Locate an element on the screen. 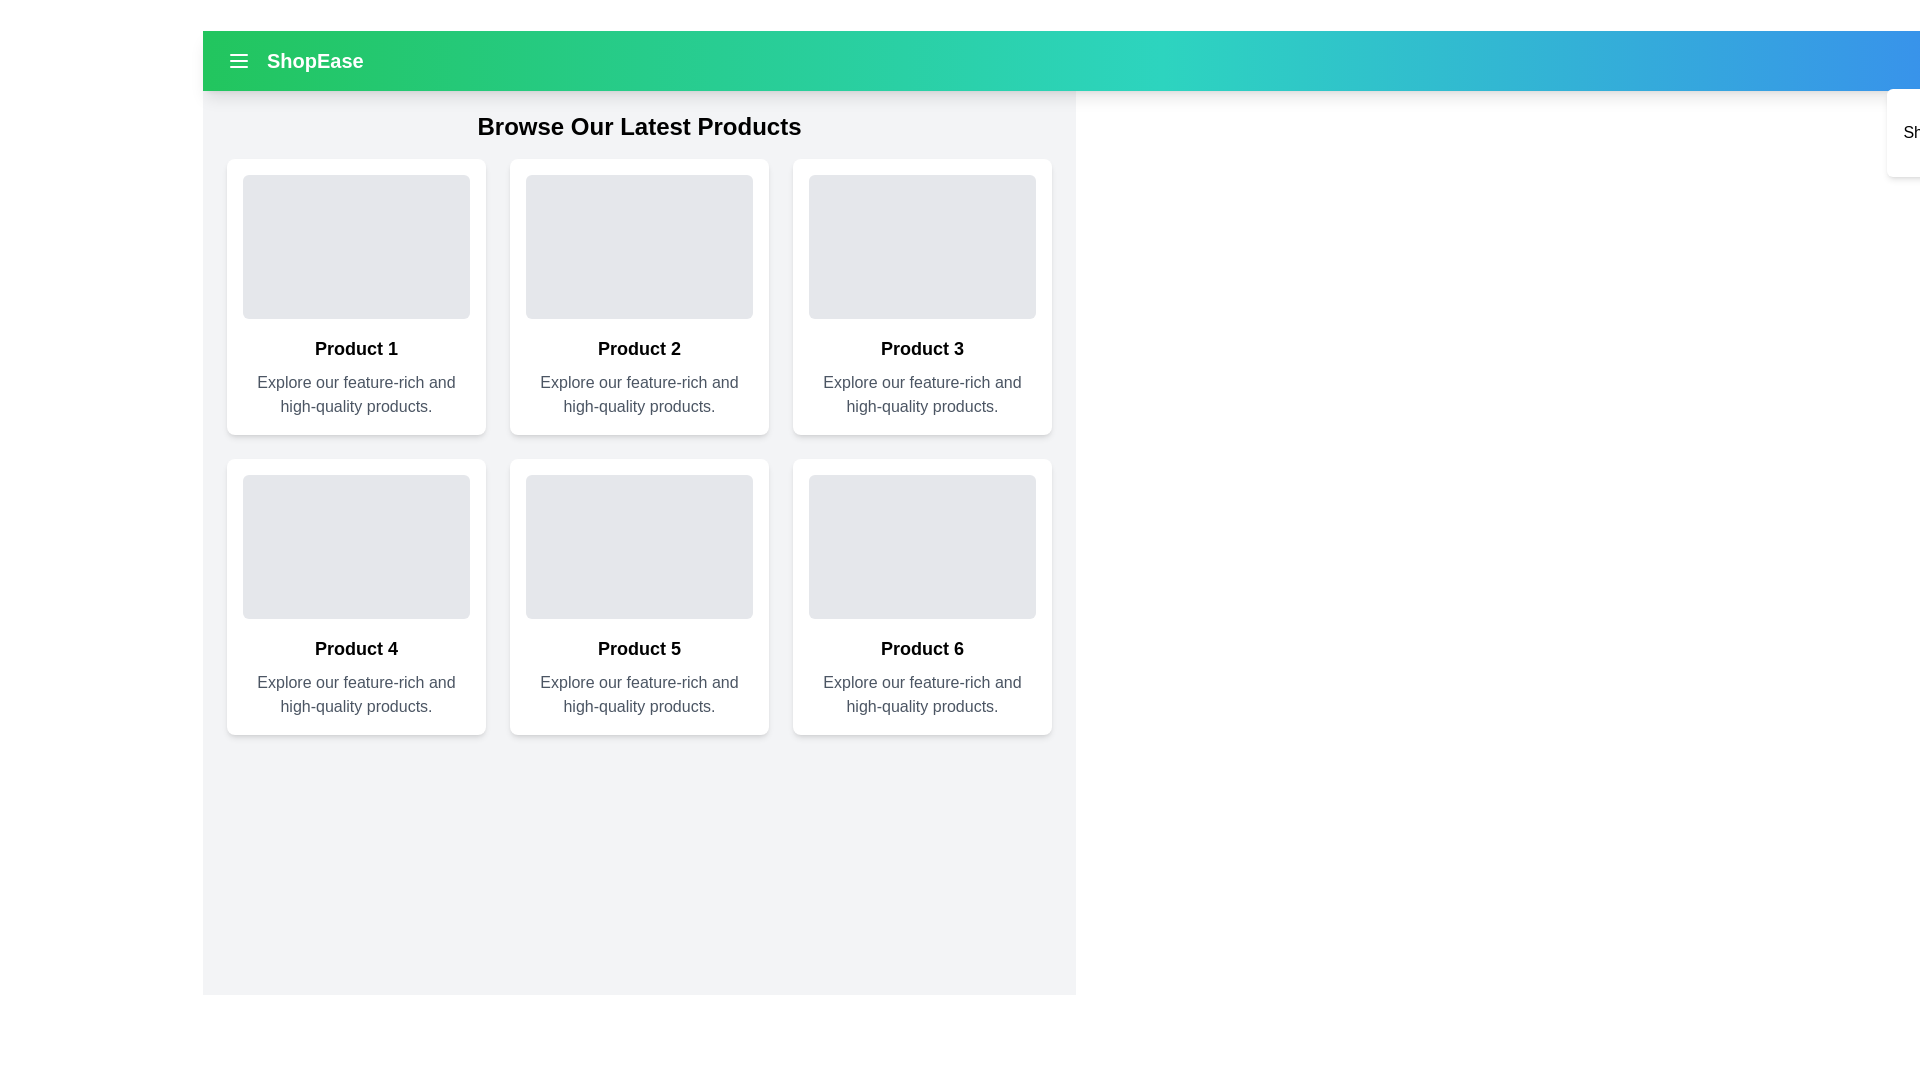 This screenshot has width=1920, height=1080. the static text element displaying the message 'Explore our feature-rich and high-quality products.' located below the title 'Product 6' in the sixth card of the grid layout is located at coordinates (921, 693).